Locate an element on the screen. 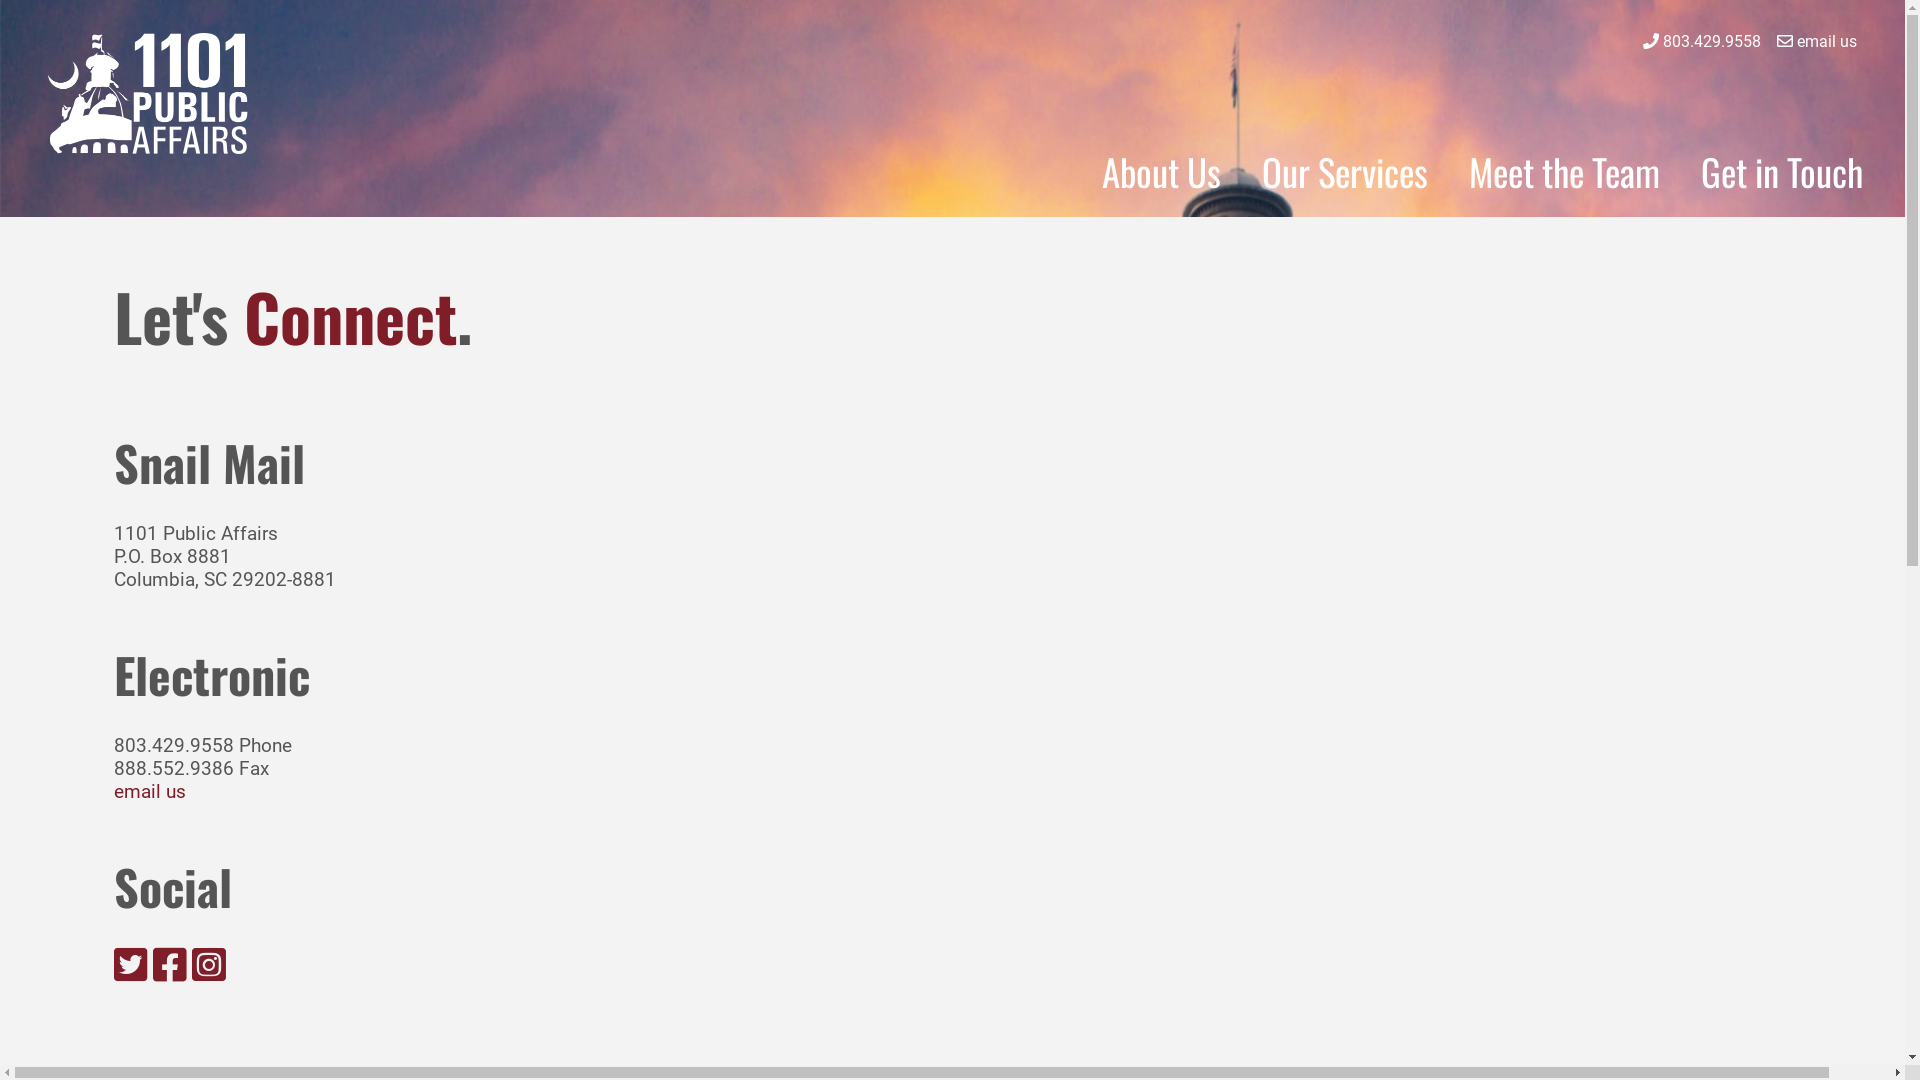 This screenshot has height=1080, width=1920. 'Instagram' is located at coordinates (209, 971).